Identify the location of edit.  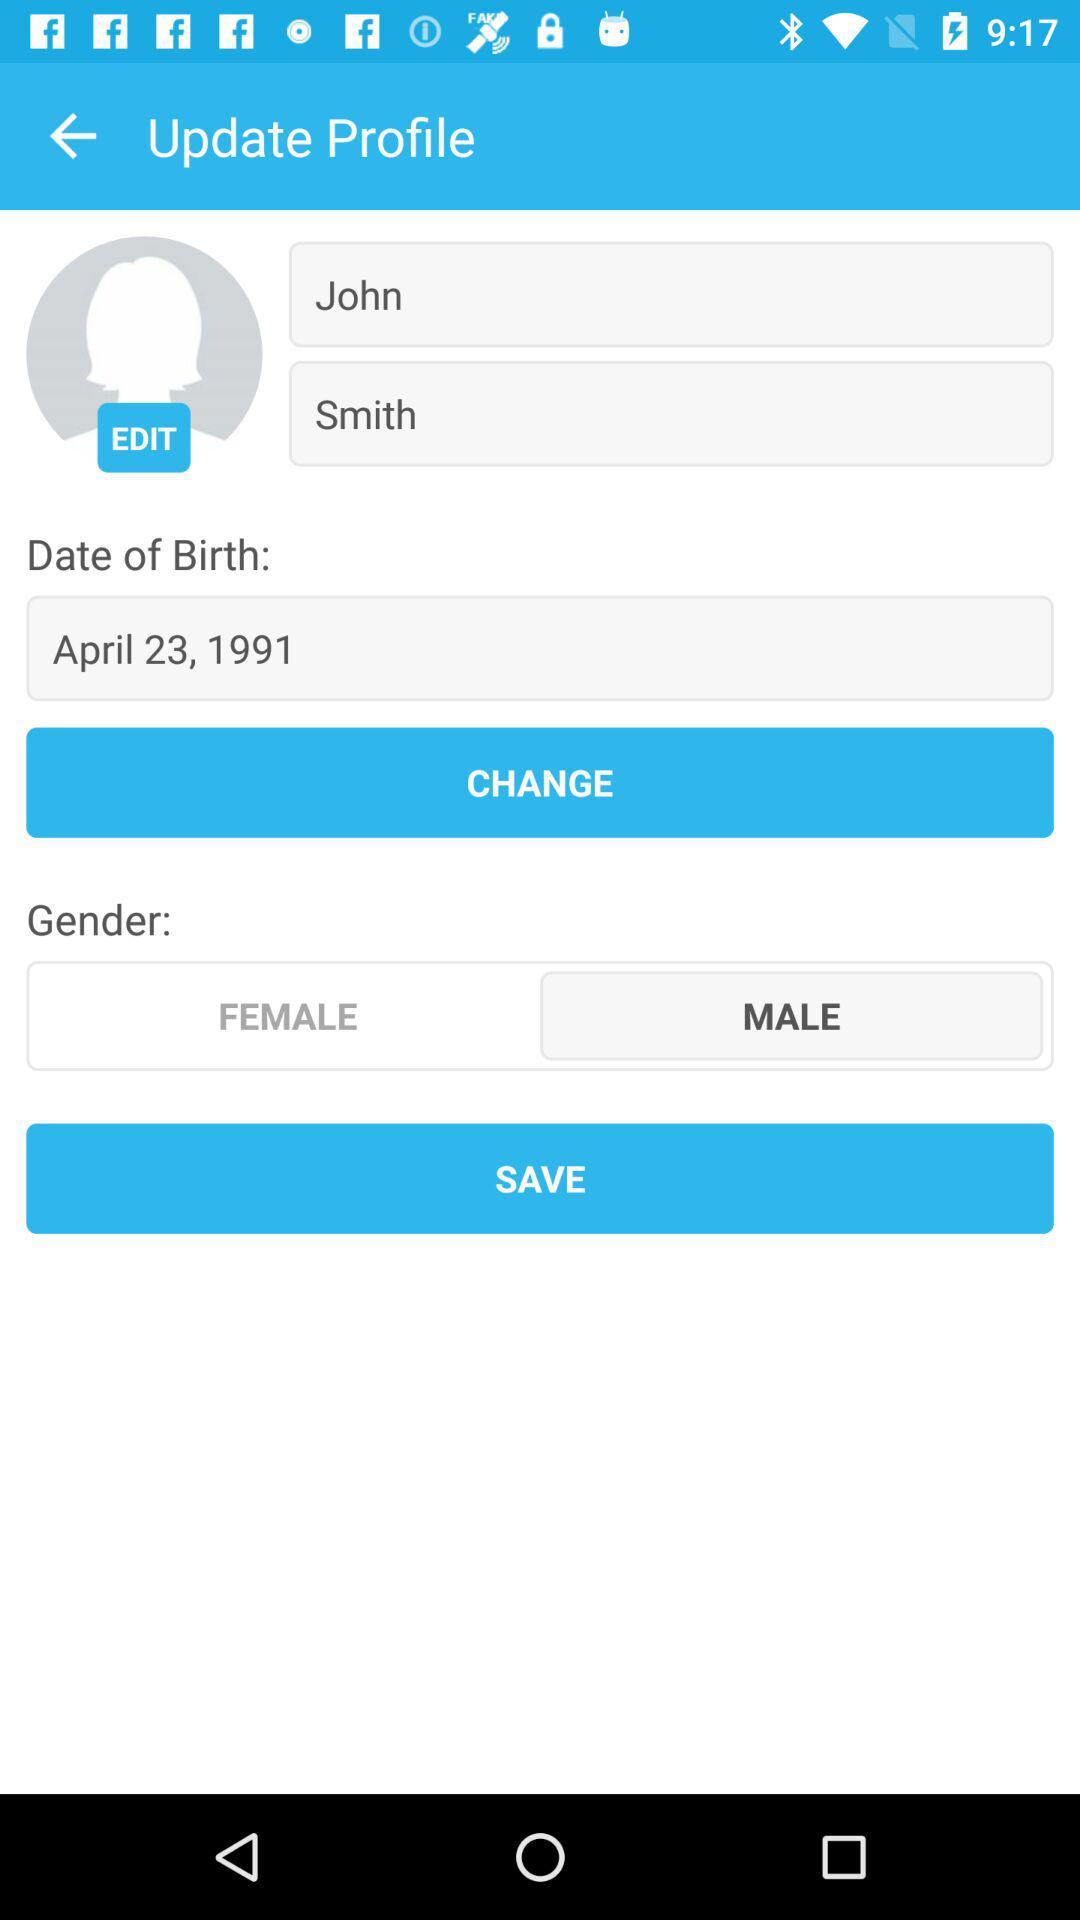
(142, 436).